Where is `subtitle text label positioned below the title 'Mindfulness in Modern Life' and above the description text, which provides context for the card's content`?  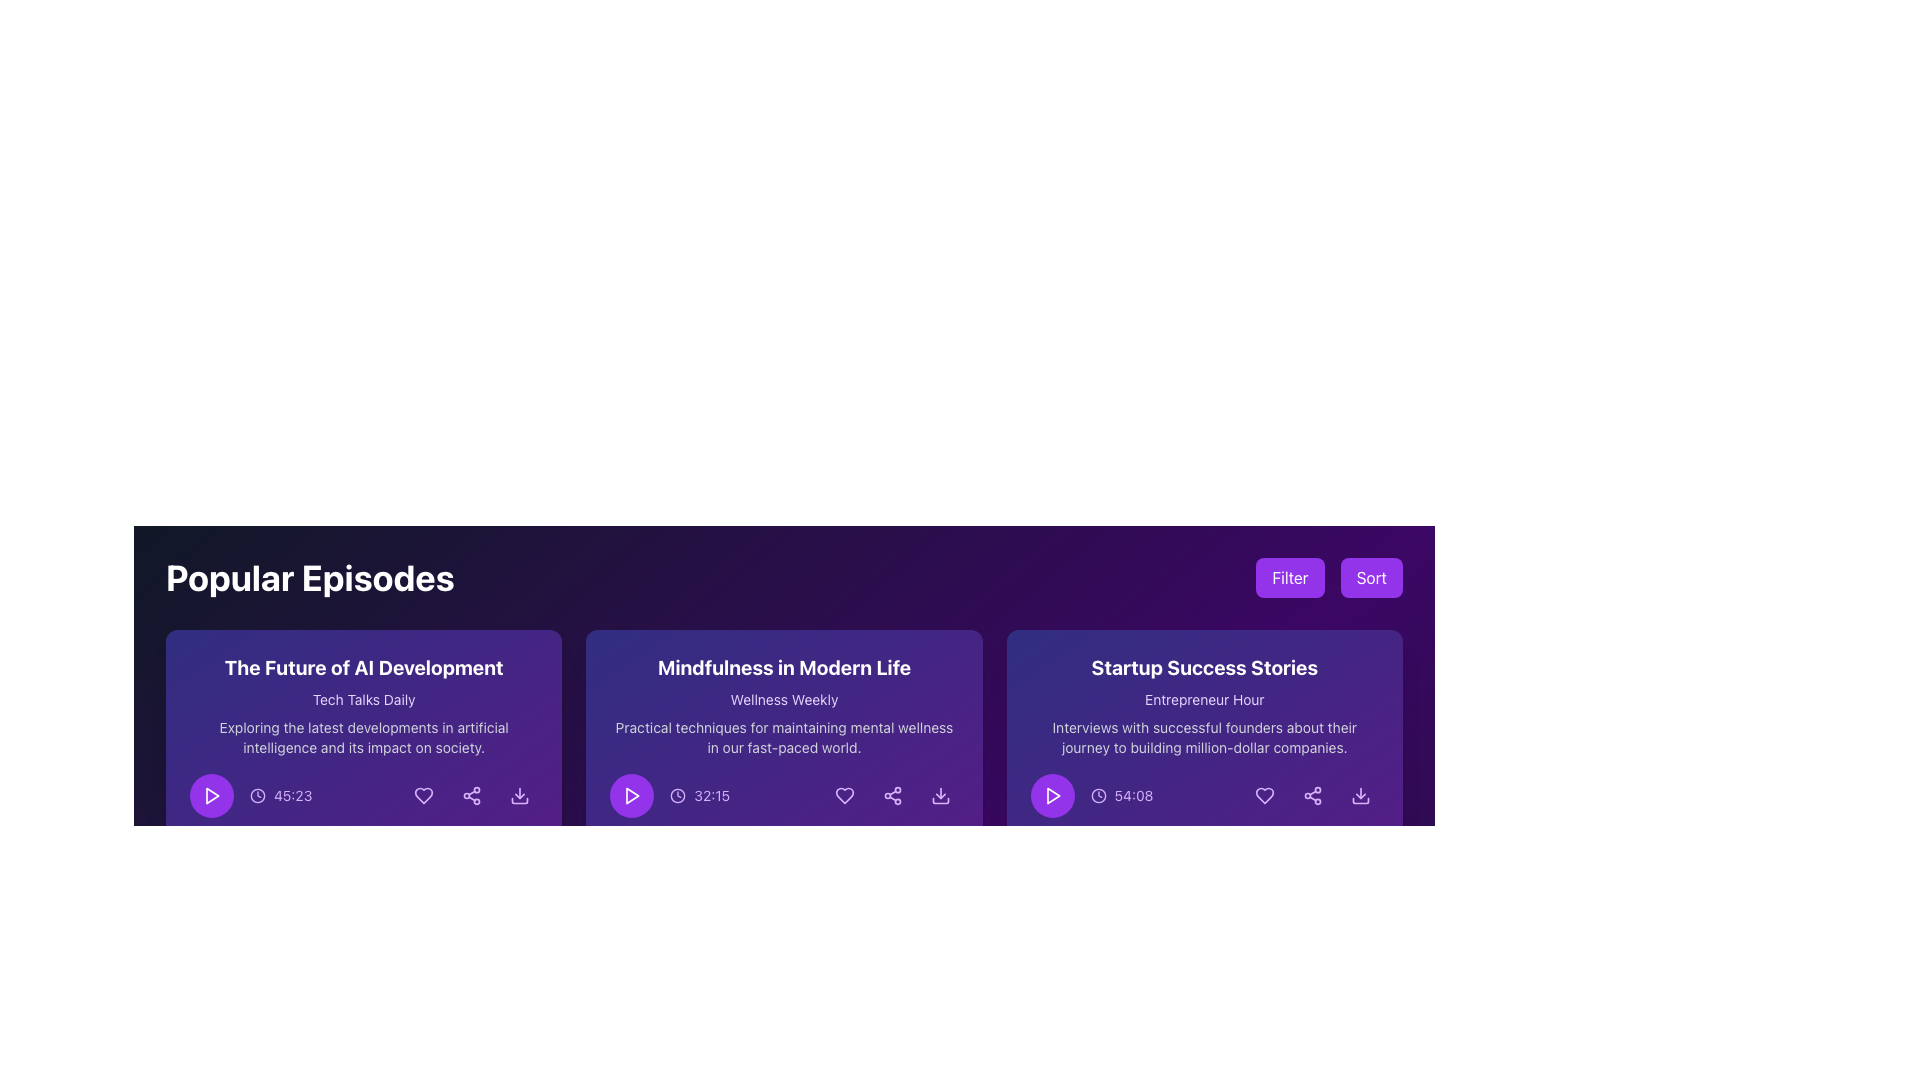 subtitle text label positioned below the title 'Mindfulness in Modern Life' and above the description text, which provides context for the card's content is located at coordinates (783, 698).